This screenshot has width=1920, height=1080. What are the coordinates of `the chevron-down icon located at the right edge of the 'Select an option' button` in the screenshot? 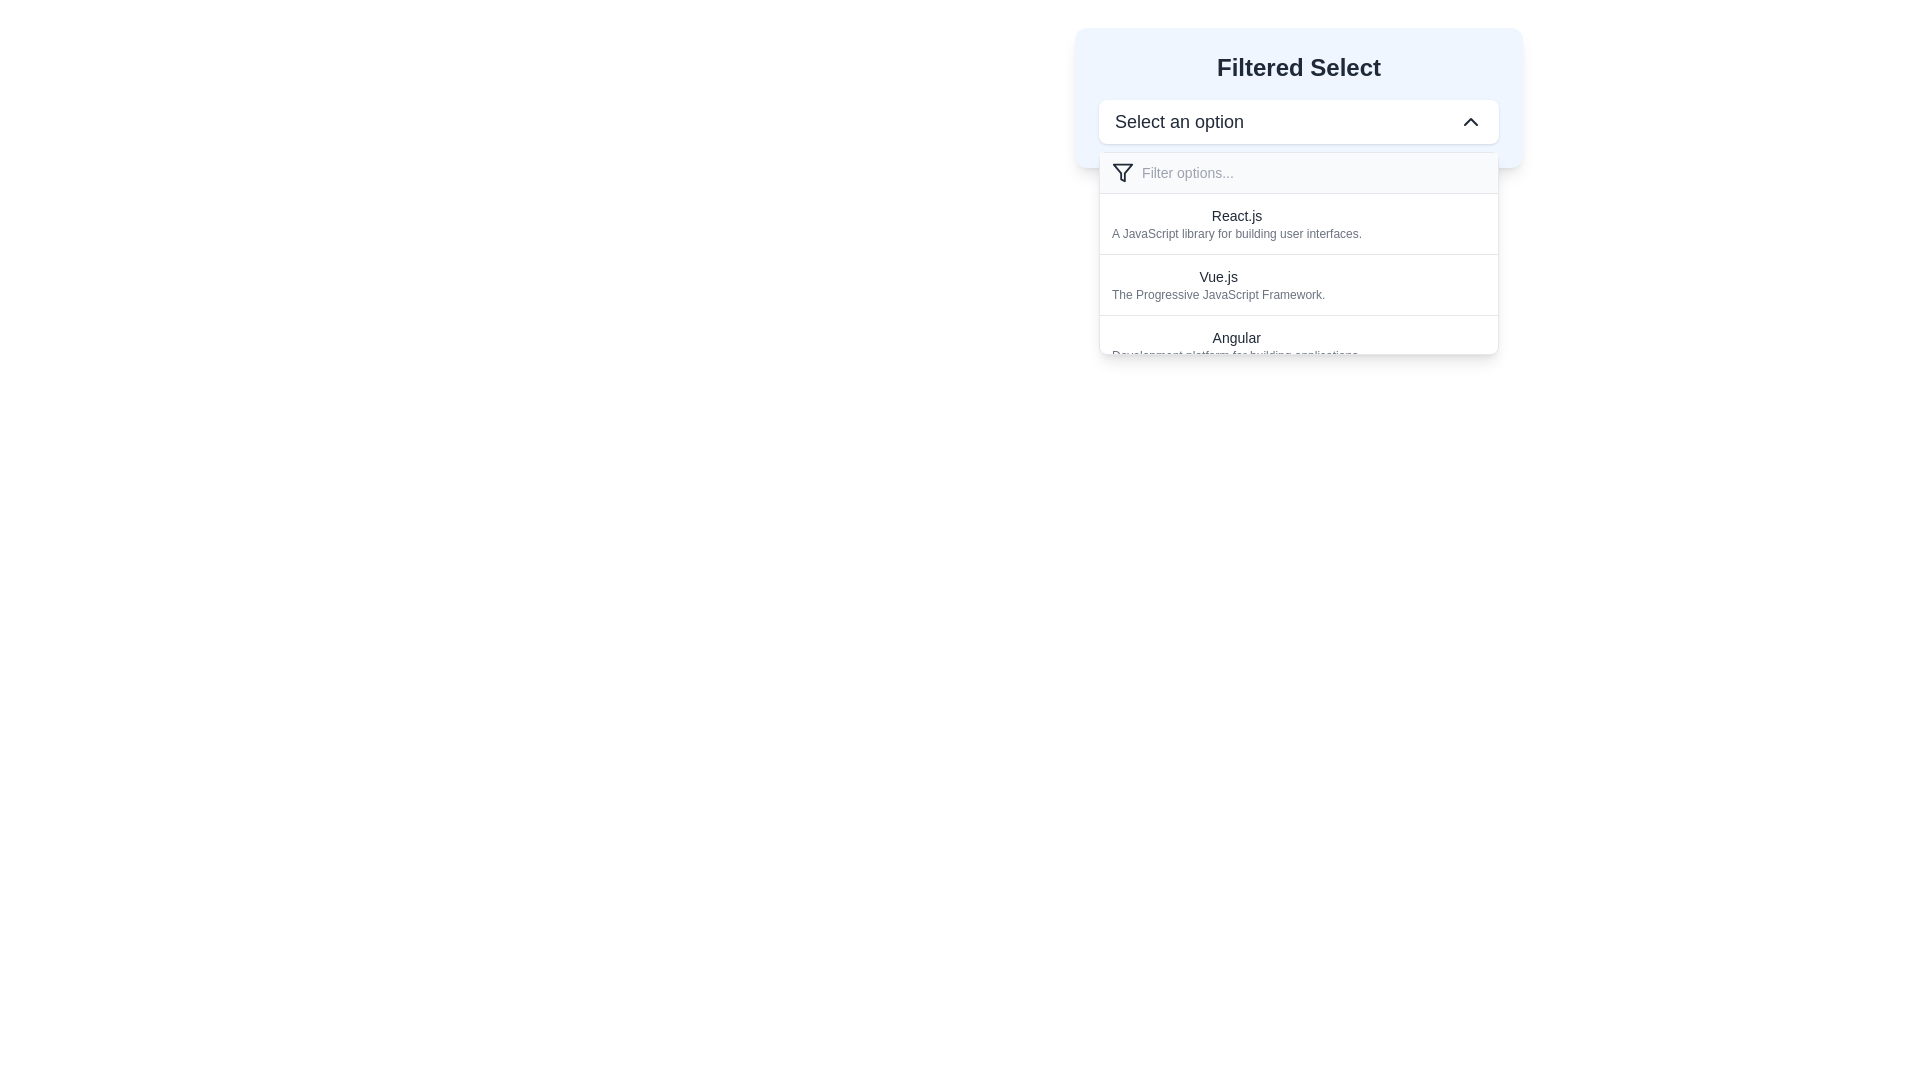 It's located at (1470, 122).